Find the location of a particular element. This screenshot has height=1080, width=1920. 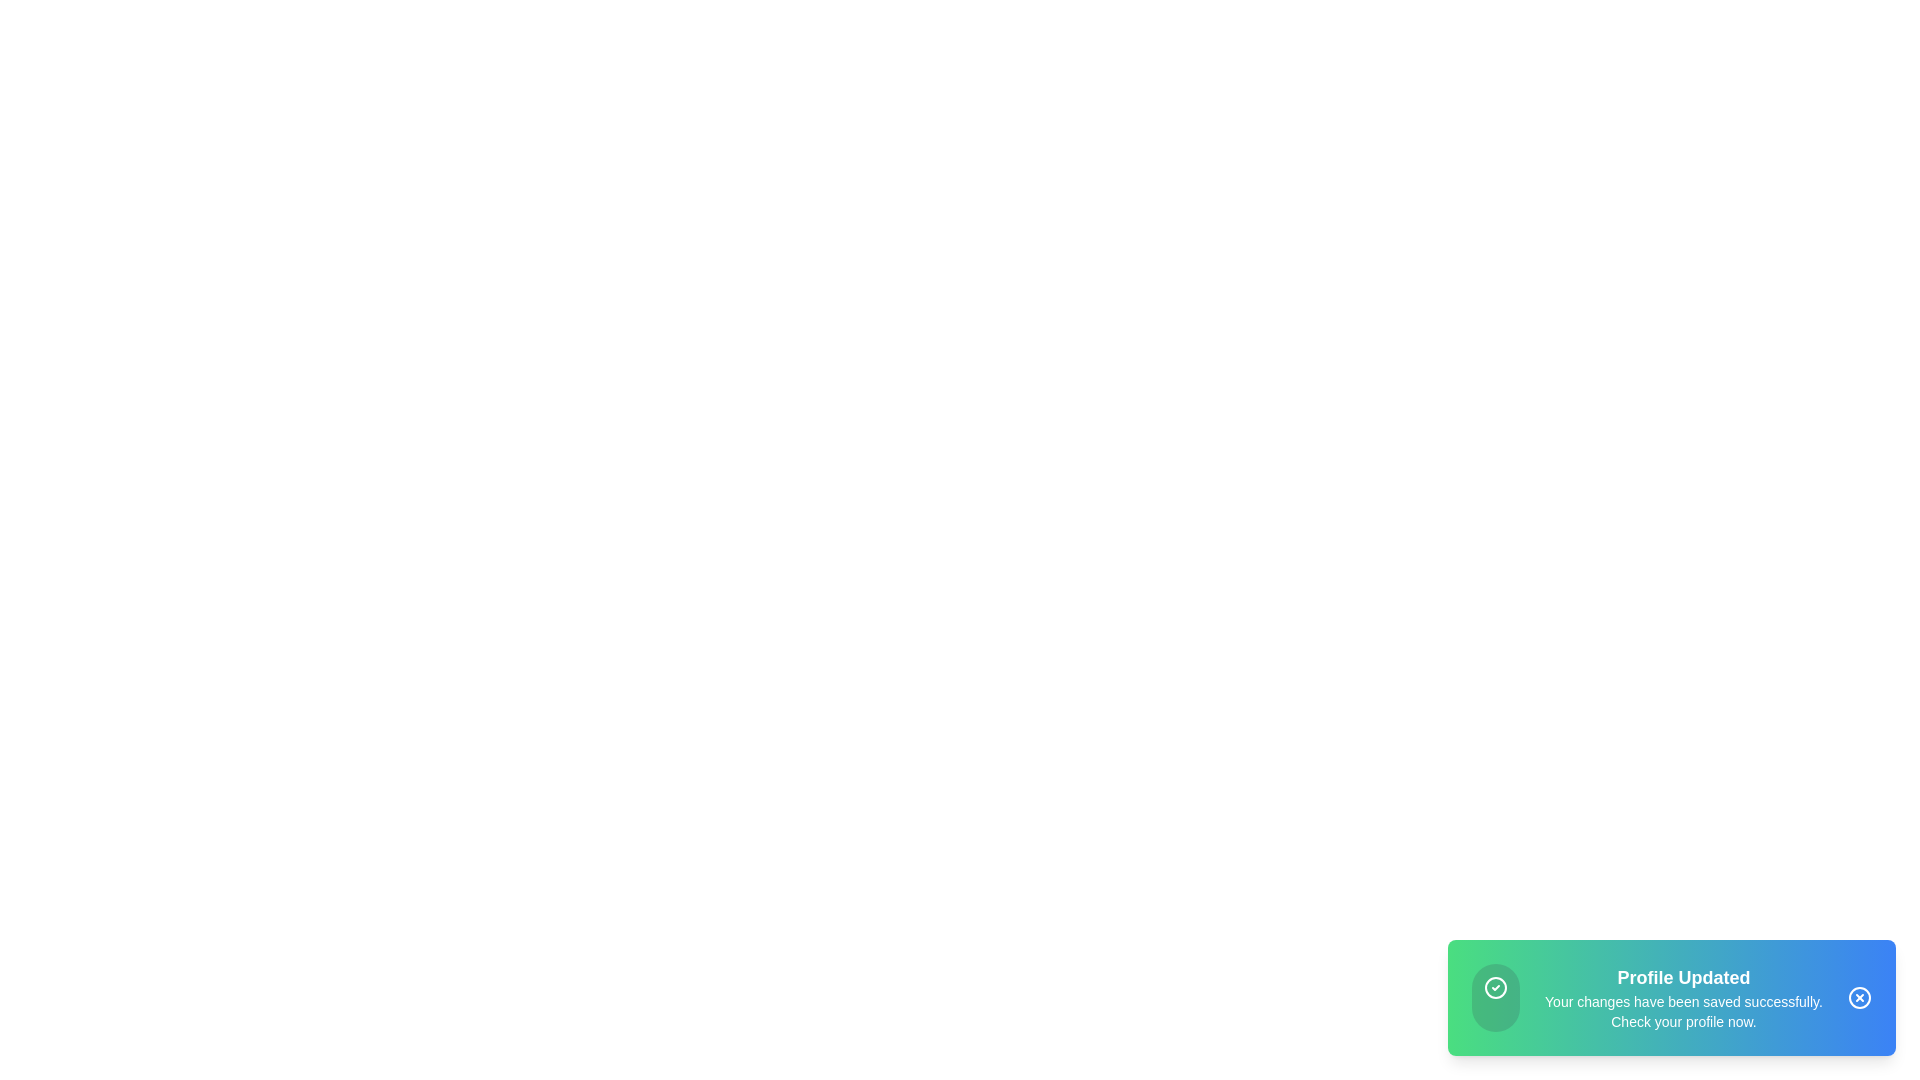

the close button of the notification to close it is located at coordinates (1859, 998).